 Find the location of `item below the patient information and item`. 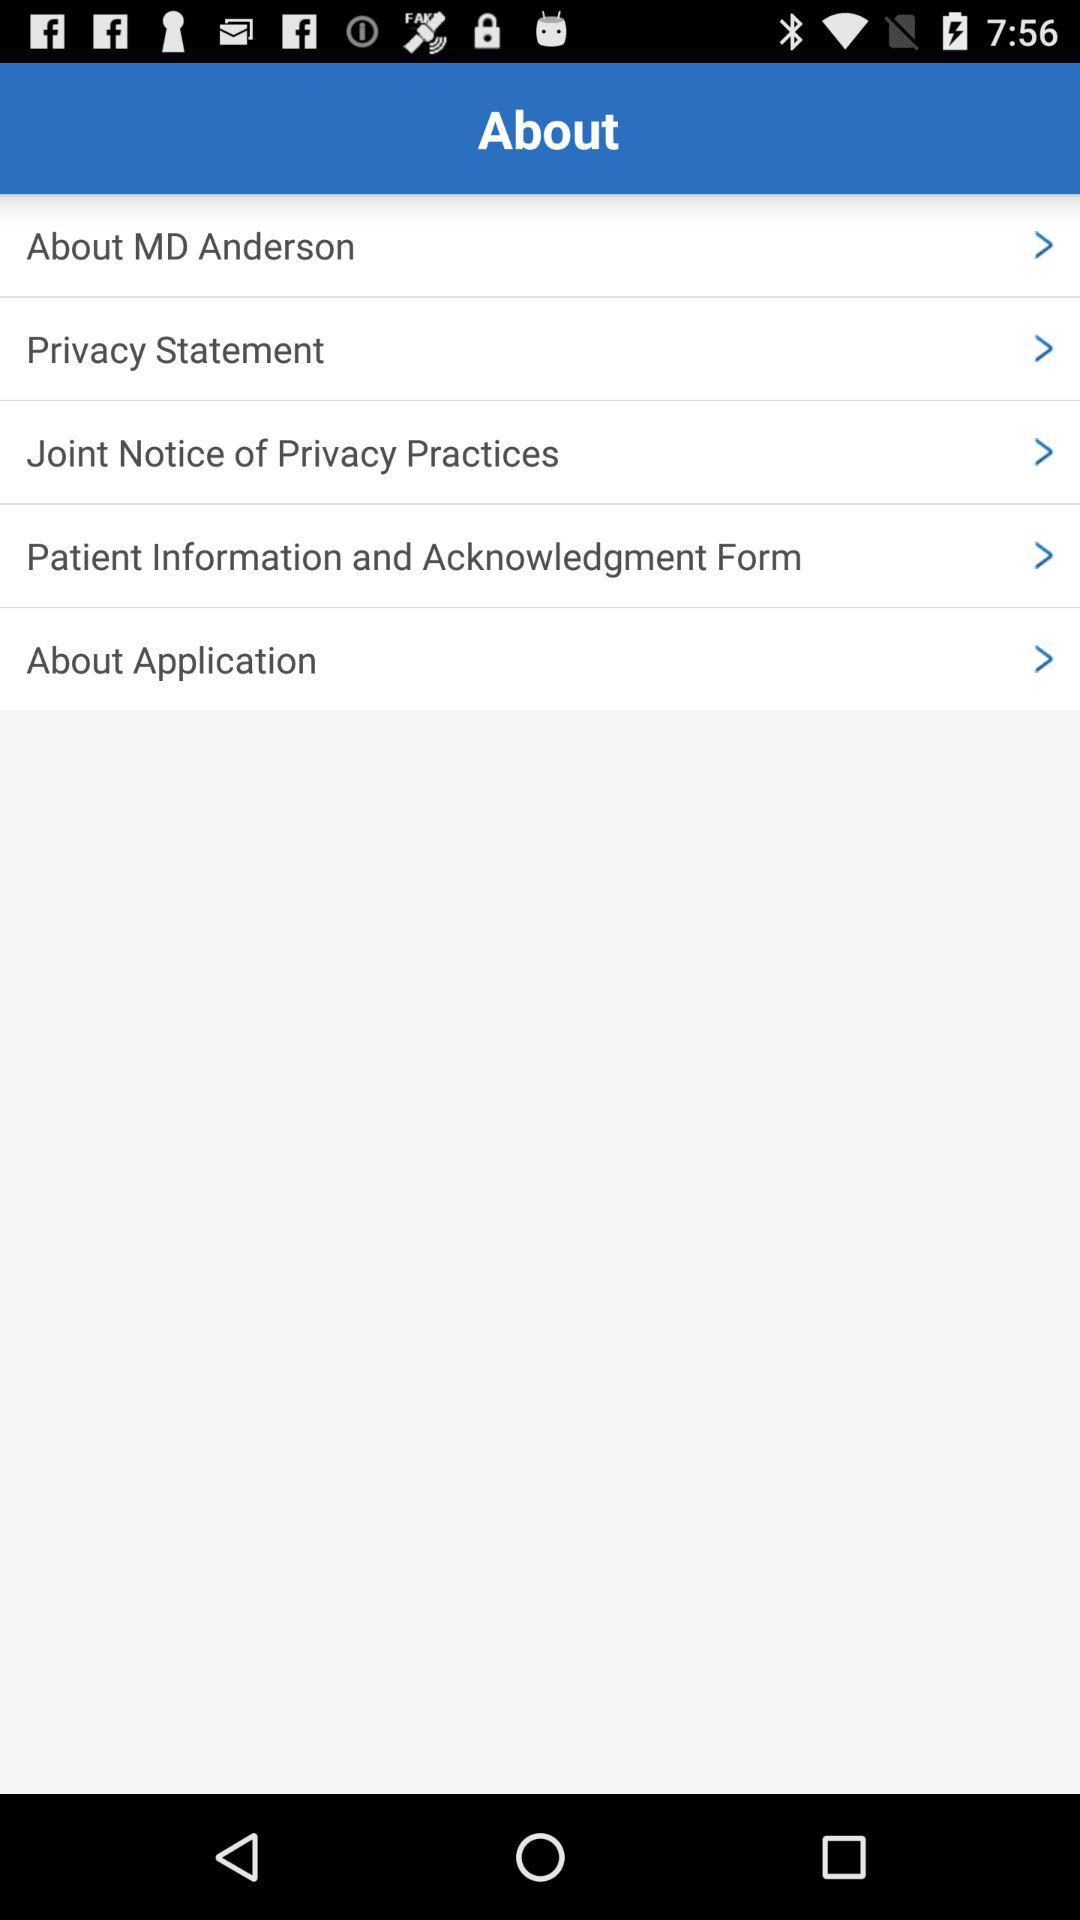

item below the patient information and item is located at coordinates (540, 659).